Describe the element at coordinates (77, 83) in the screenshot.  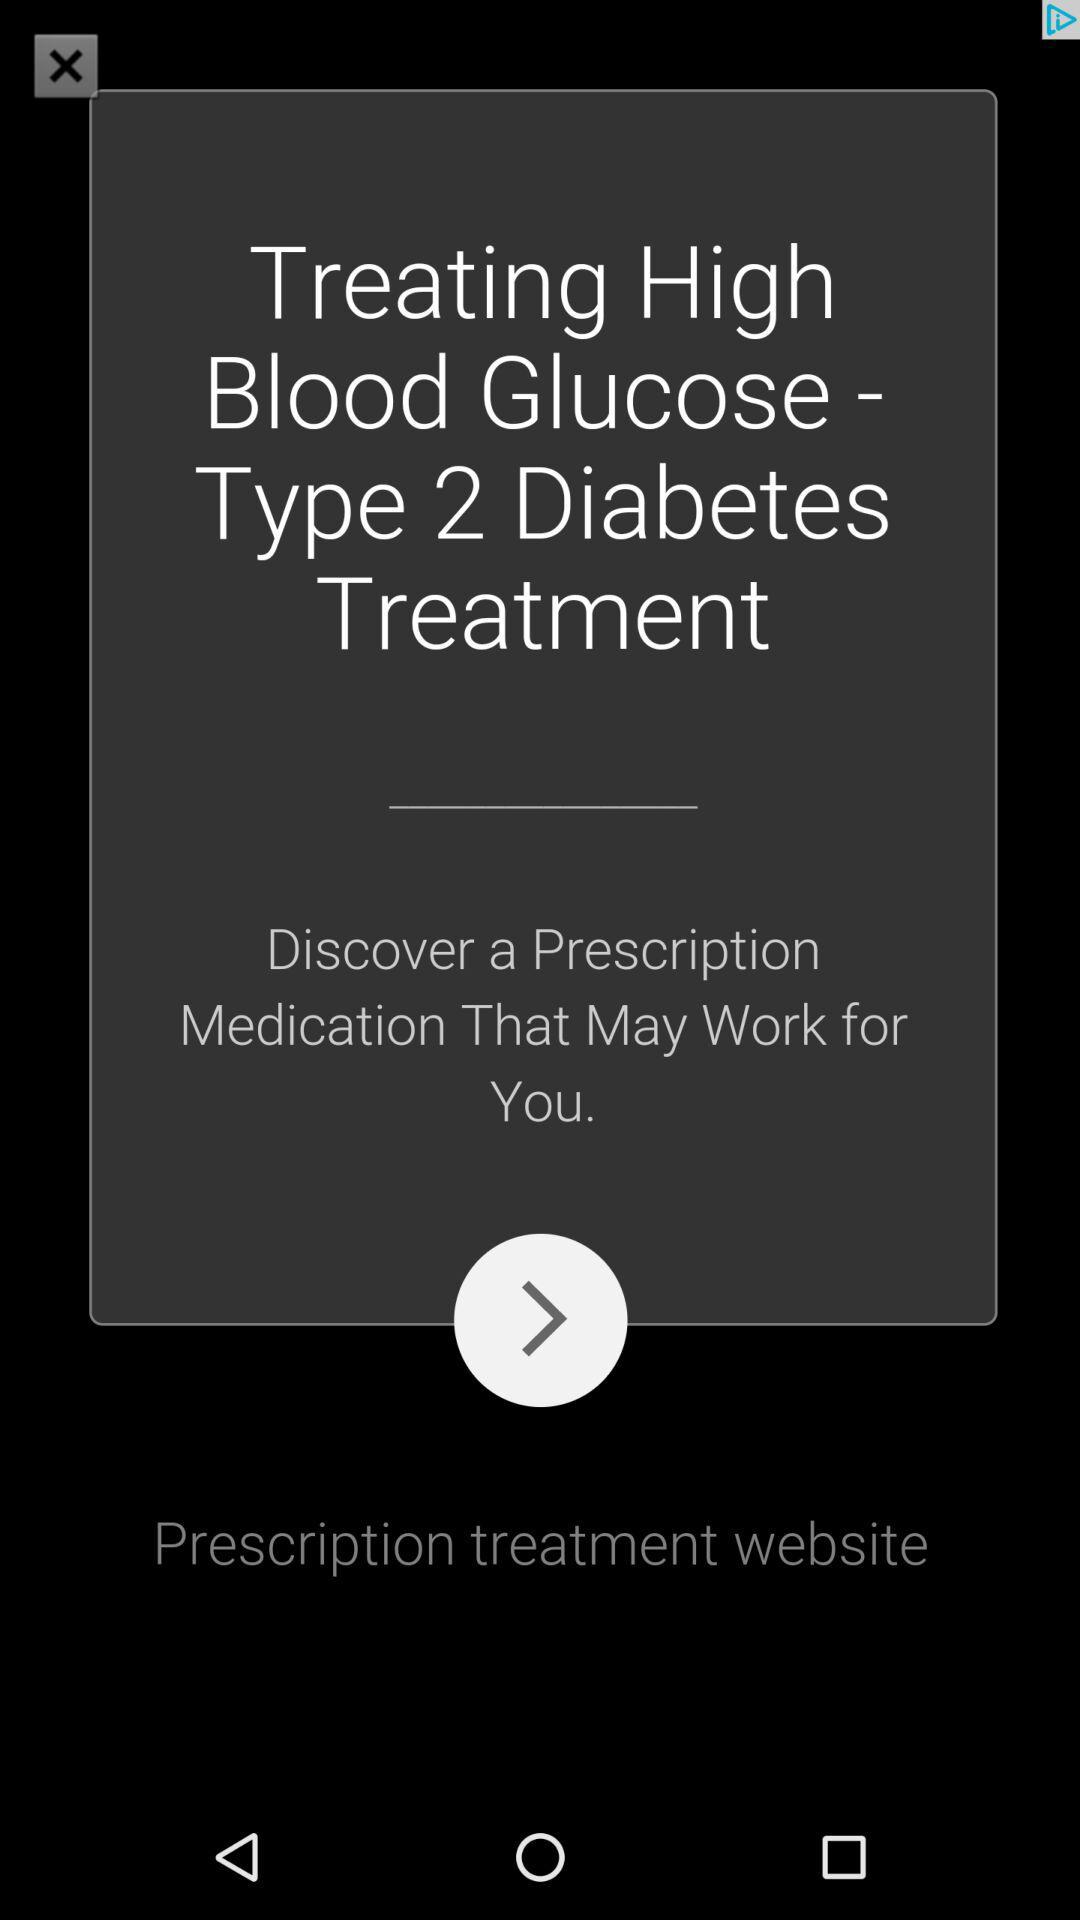
I see `the close icon` at that location.